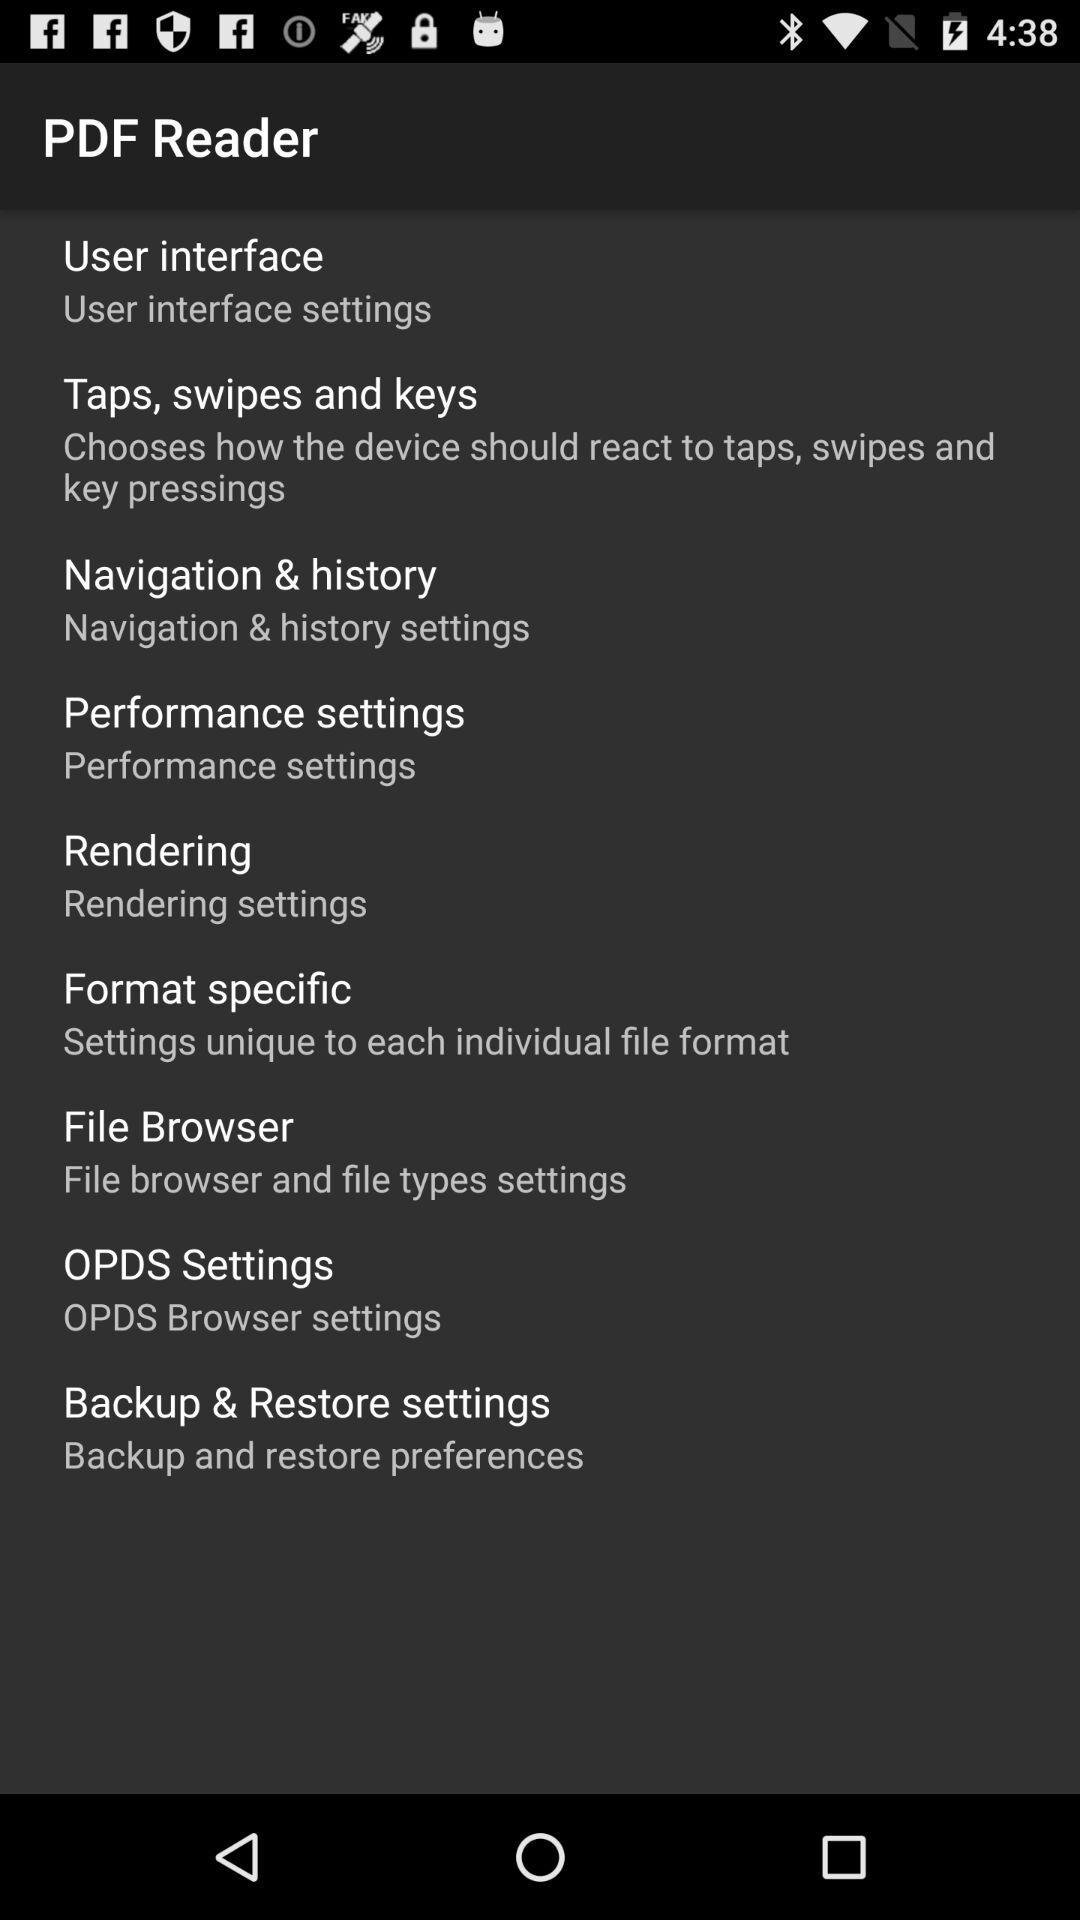  What do you see at coordinates (425, 1040) in the screenshot?
I see `settings unique to app` at bounding box center [425, 1040].